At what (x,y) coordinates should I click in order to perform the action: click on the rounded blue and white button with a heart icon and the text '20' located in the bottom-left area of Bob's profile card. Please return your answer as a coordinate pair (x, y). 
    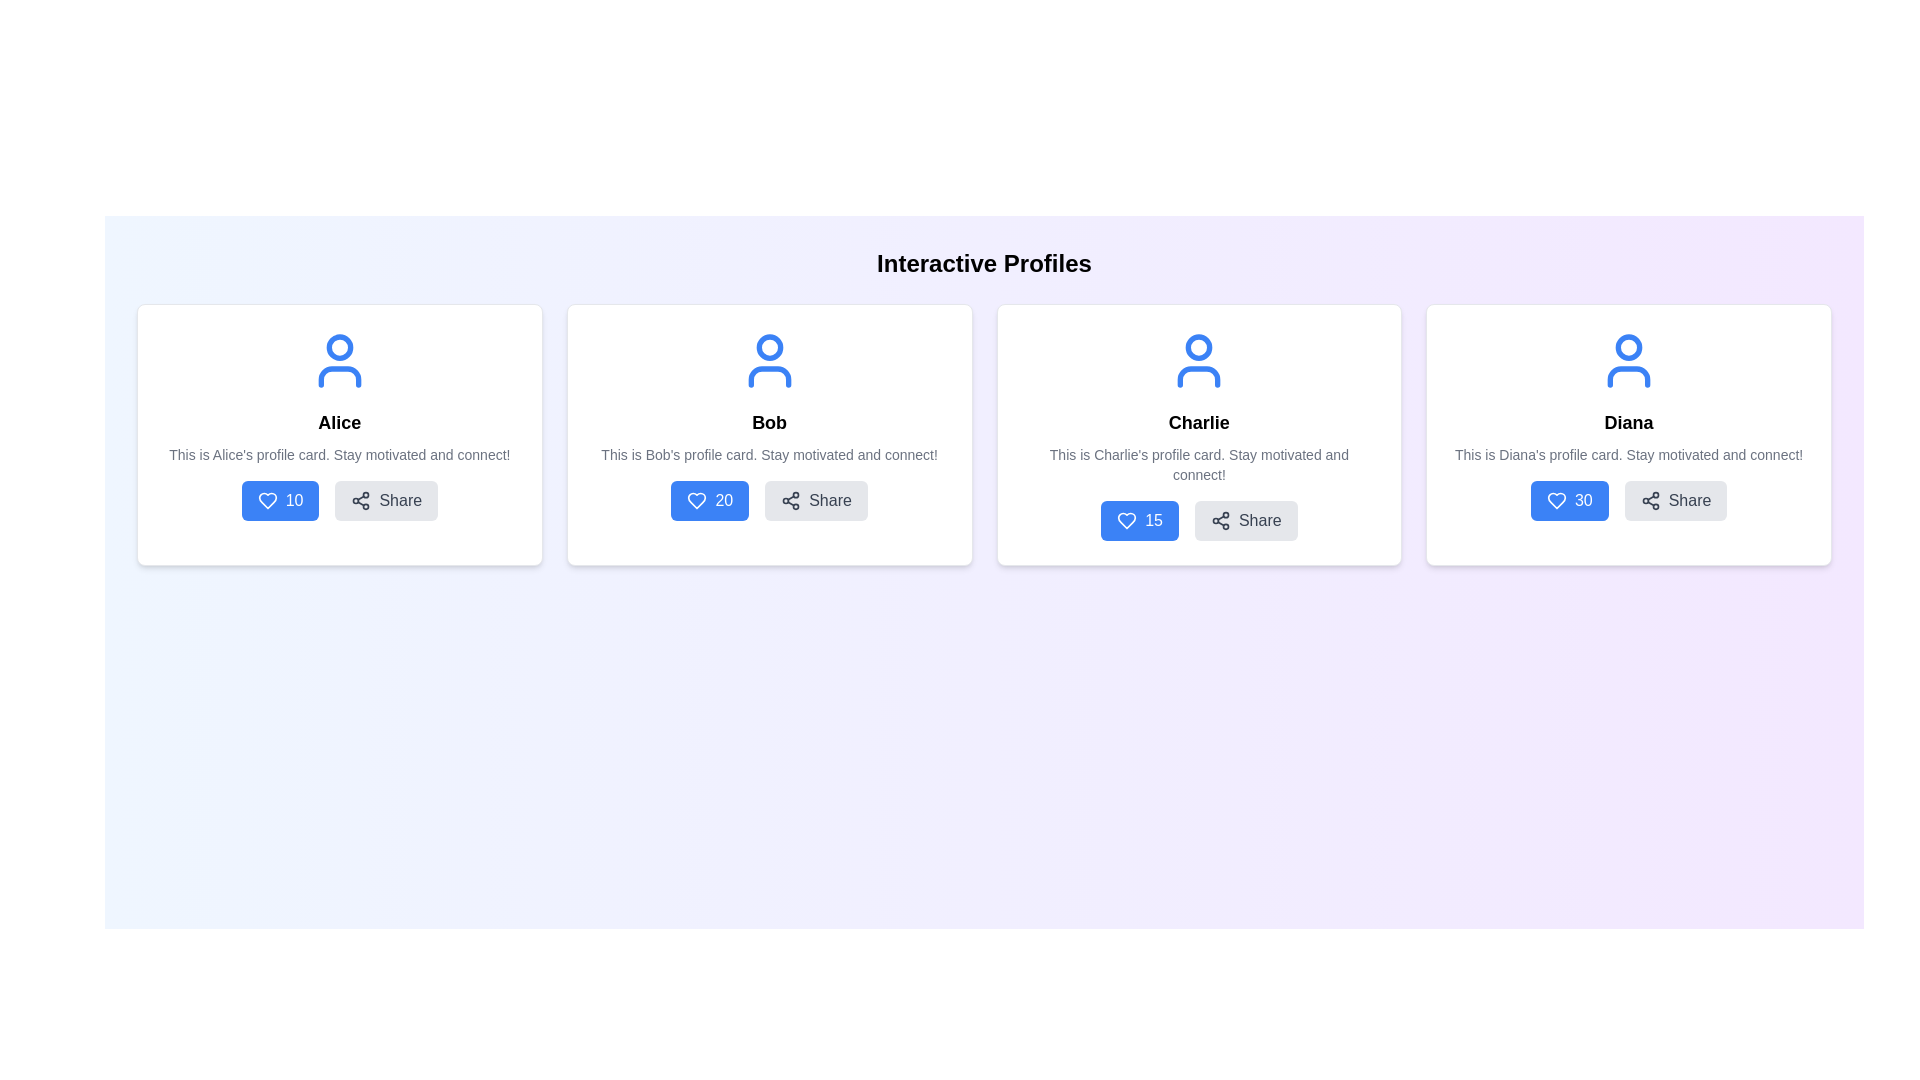
    Looking at the image, I should click on (710, 500).